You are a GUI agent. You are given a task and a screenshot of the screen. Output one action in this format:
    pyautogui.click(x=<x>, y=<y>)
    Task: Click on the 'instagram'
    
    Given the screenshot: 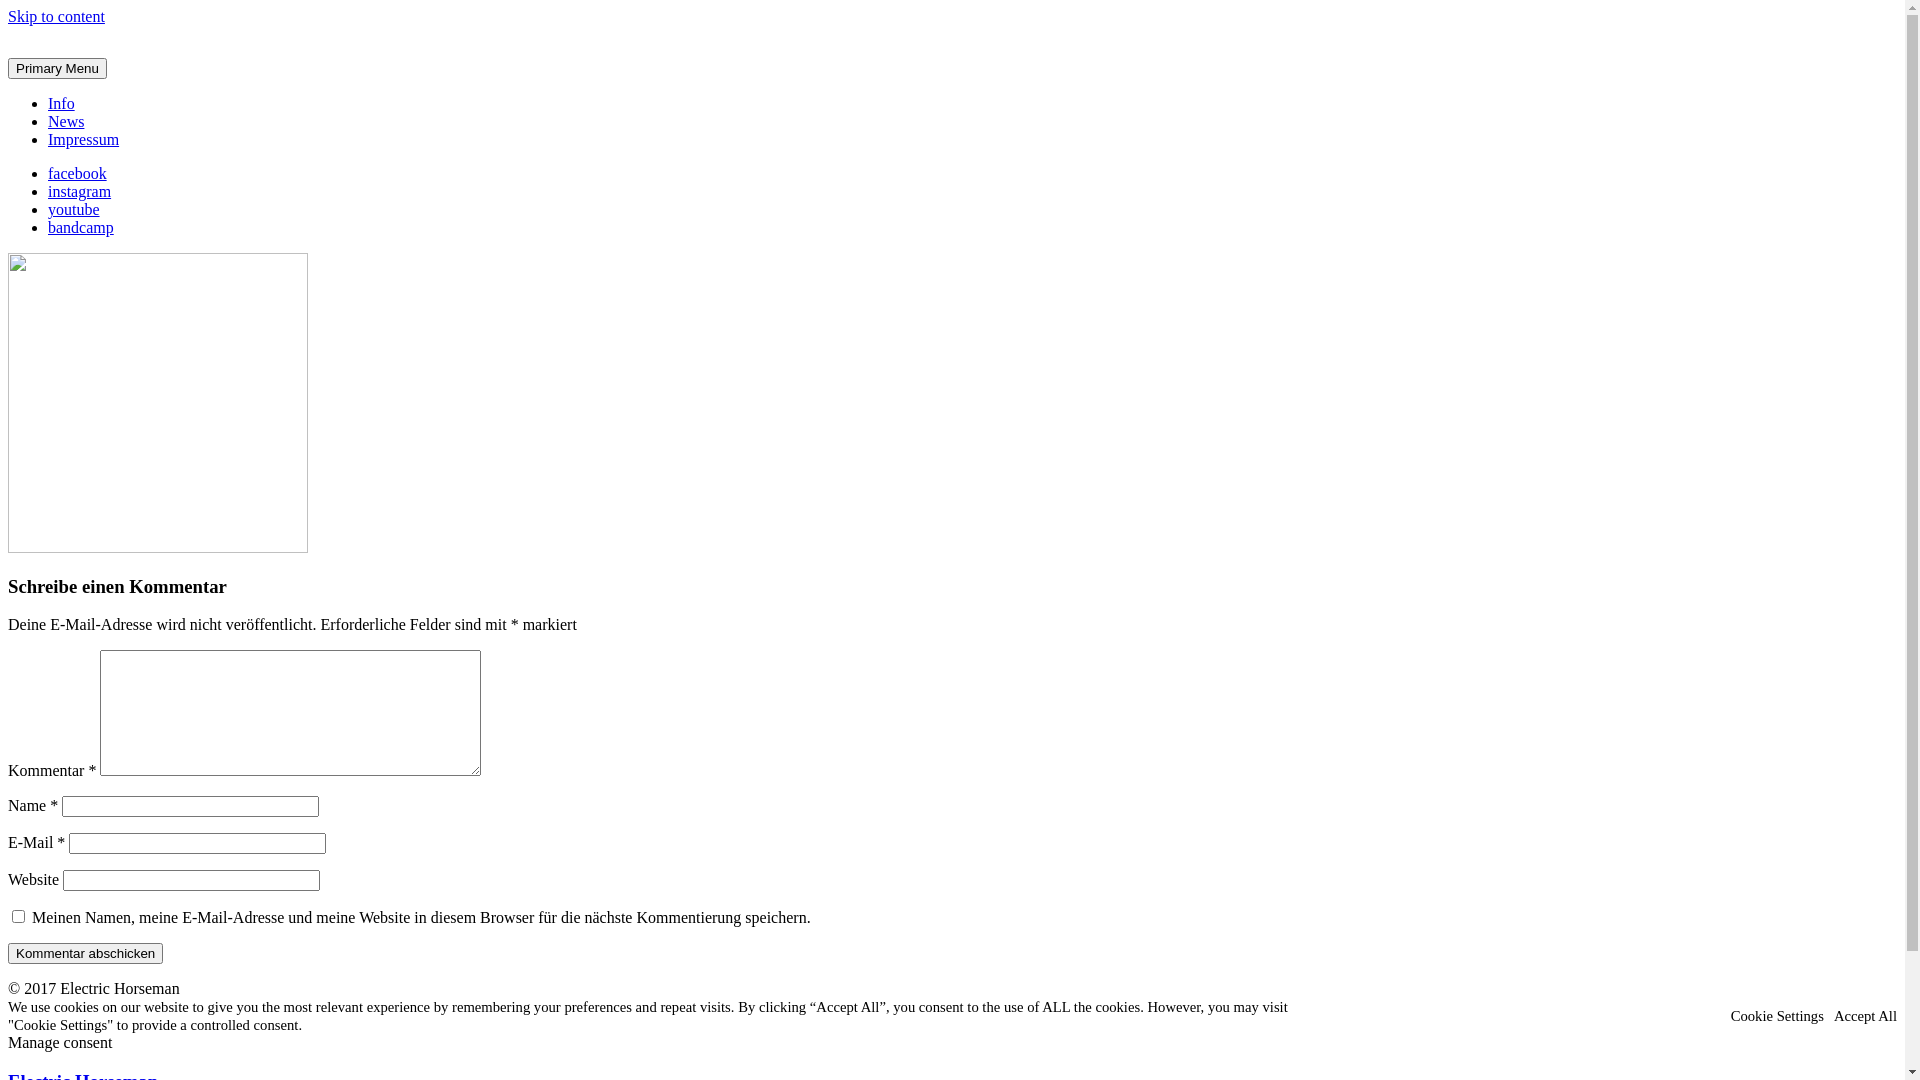 What is the action you would take?
    pyautogui.click(x=84, y=191)
    